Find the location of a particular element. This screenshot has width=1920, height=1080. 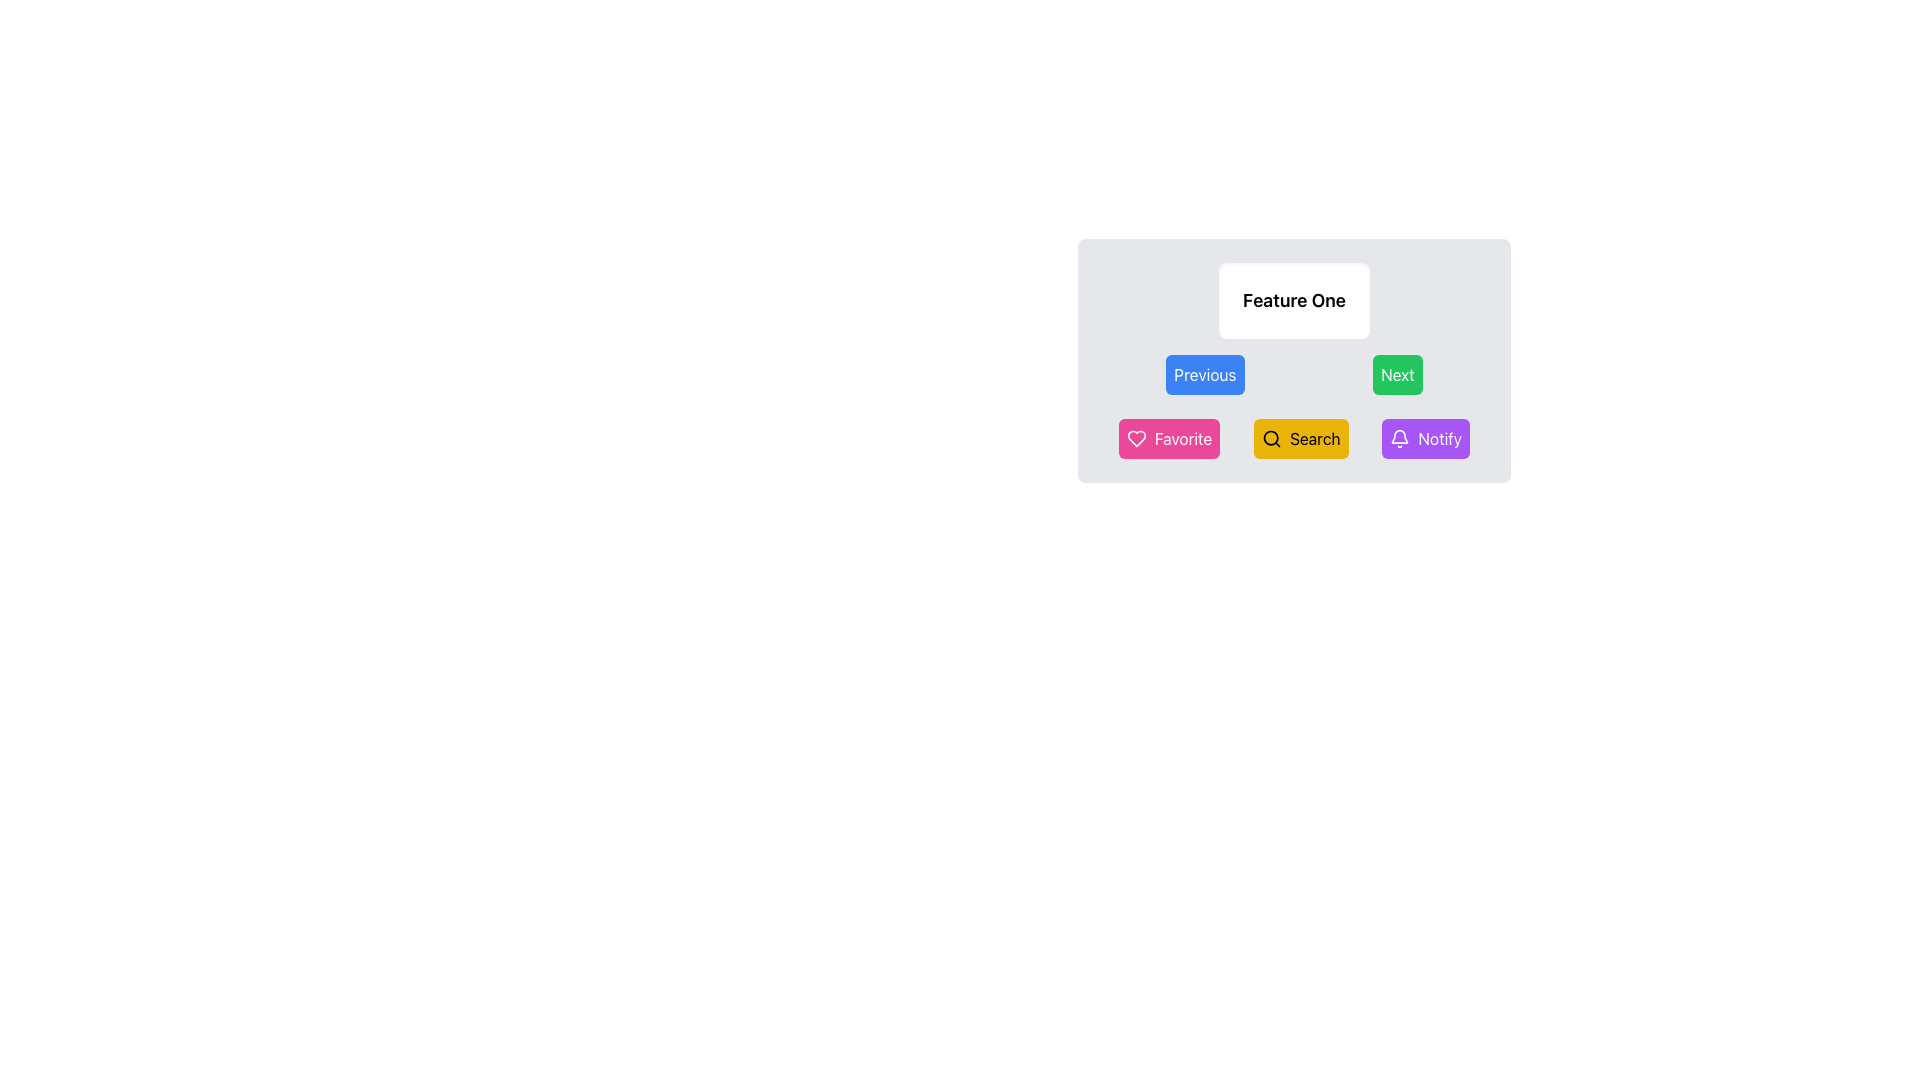

the leftmost button that navigates to the previous item in the gallery is located at coordinates (1204, 374).